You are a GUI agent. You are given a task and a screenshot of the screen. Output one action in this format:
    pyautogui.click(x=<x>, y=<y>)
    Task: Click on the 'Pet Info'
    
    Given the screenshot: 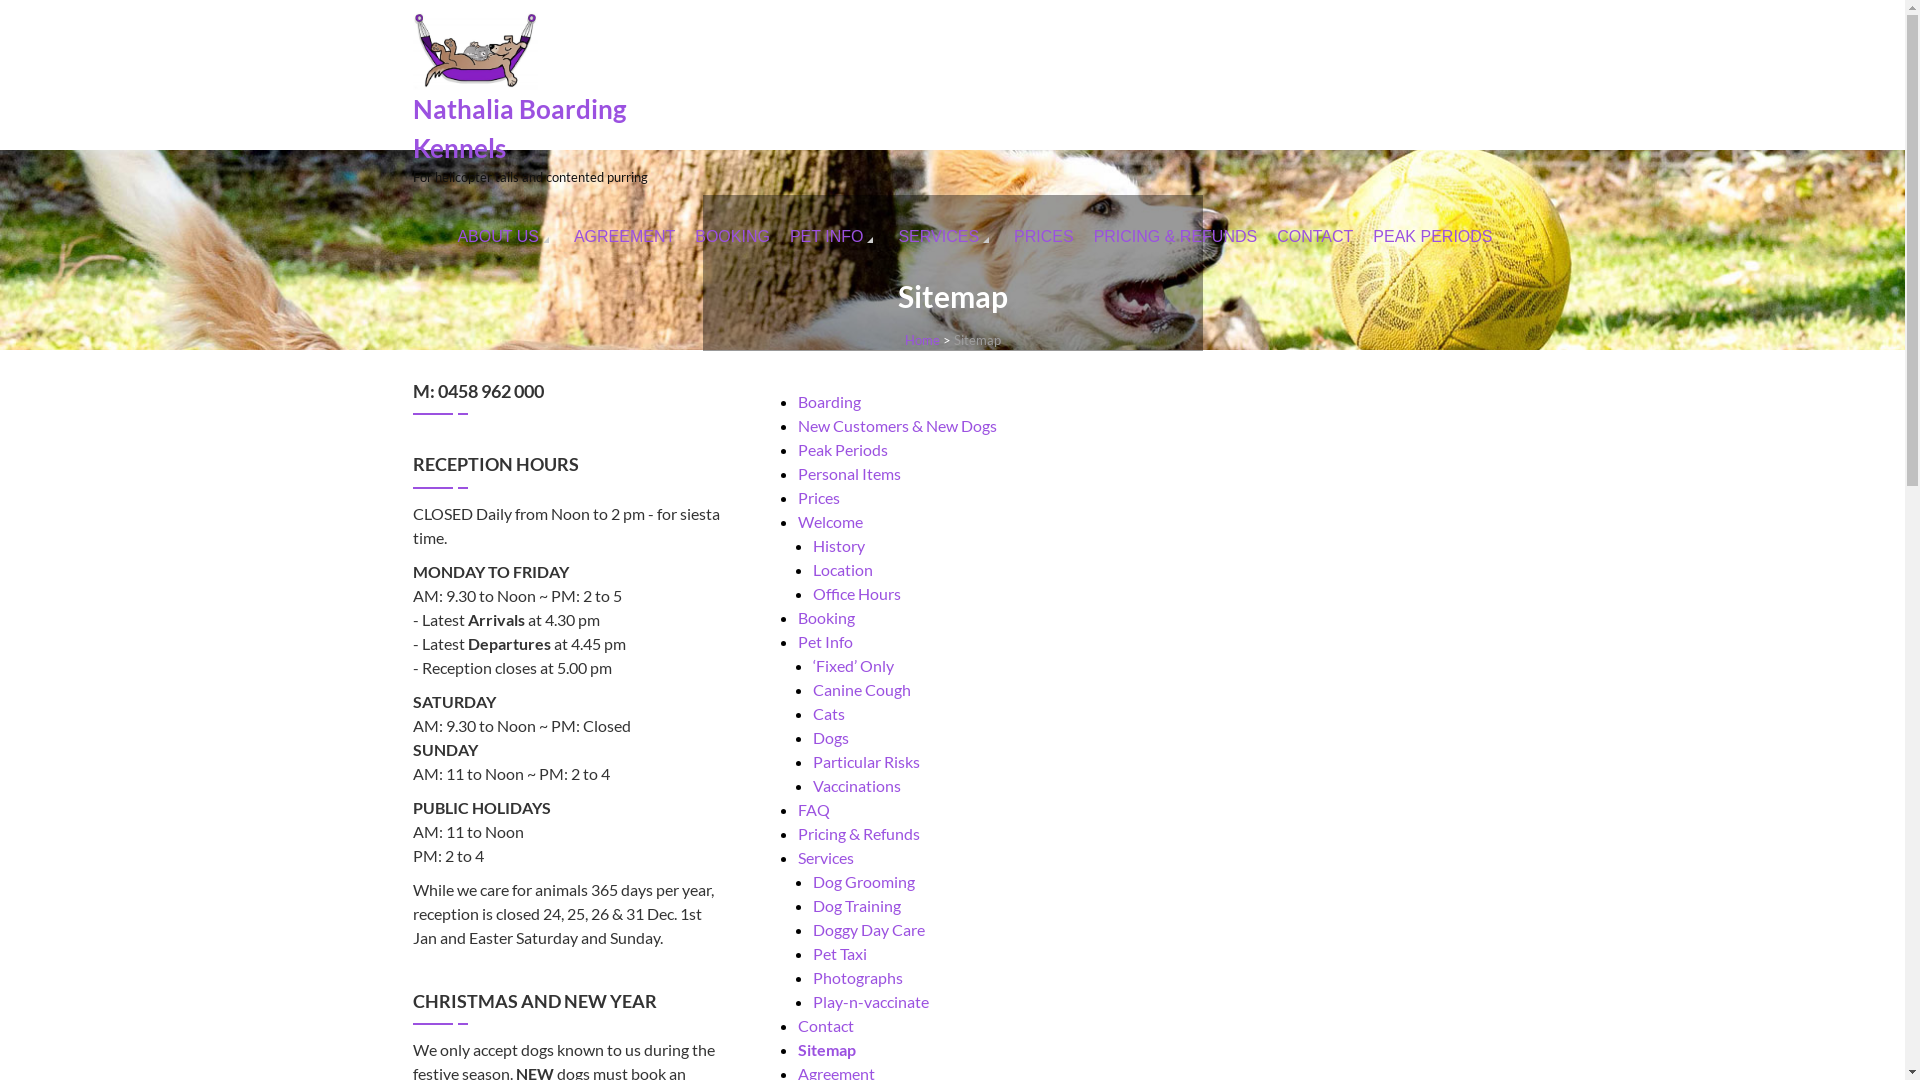 What is the action you would take?
    pyautogui.click(x=825, y=641)
    